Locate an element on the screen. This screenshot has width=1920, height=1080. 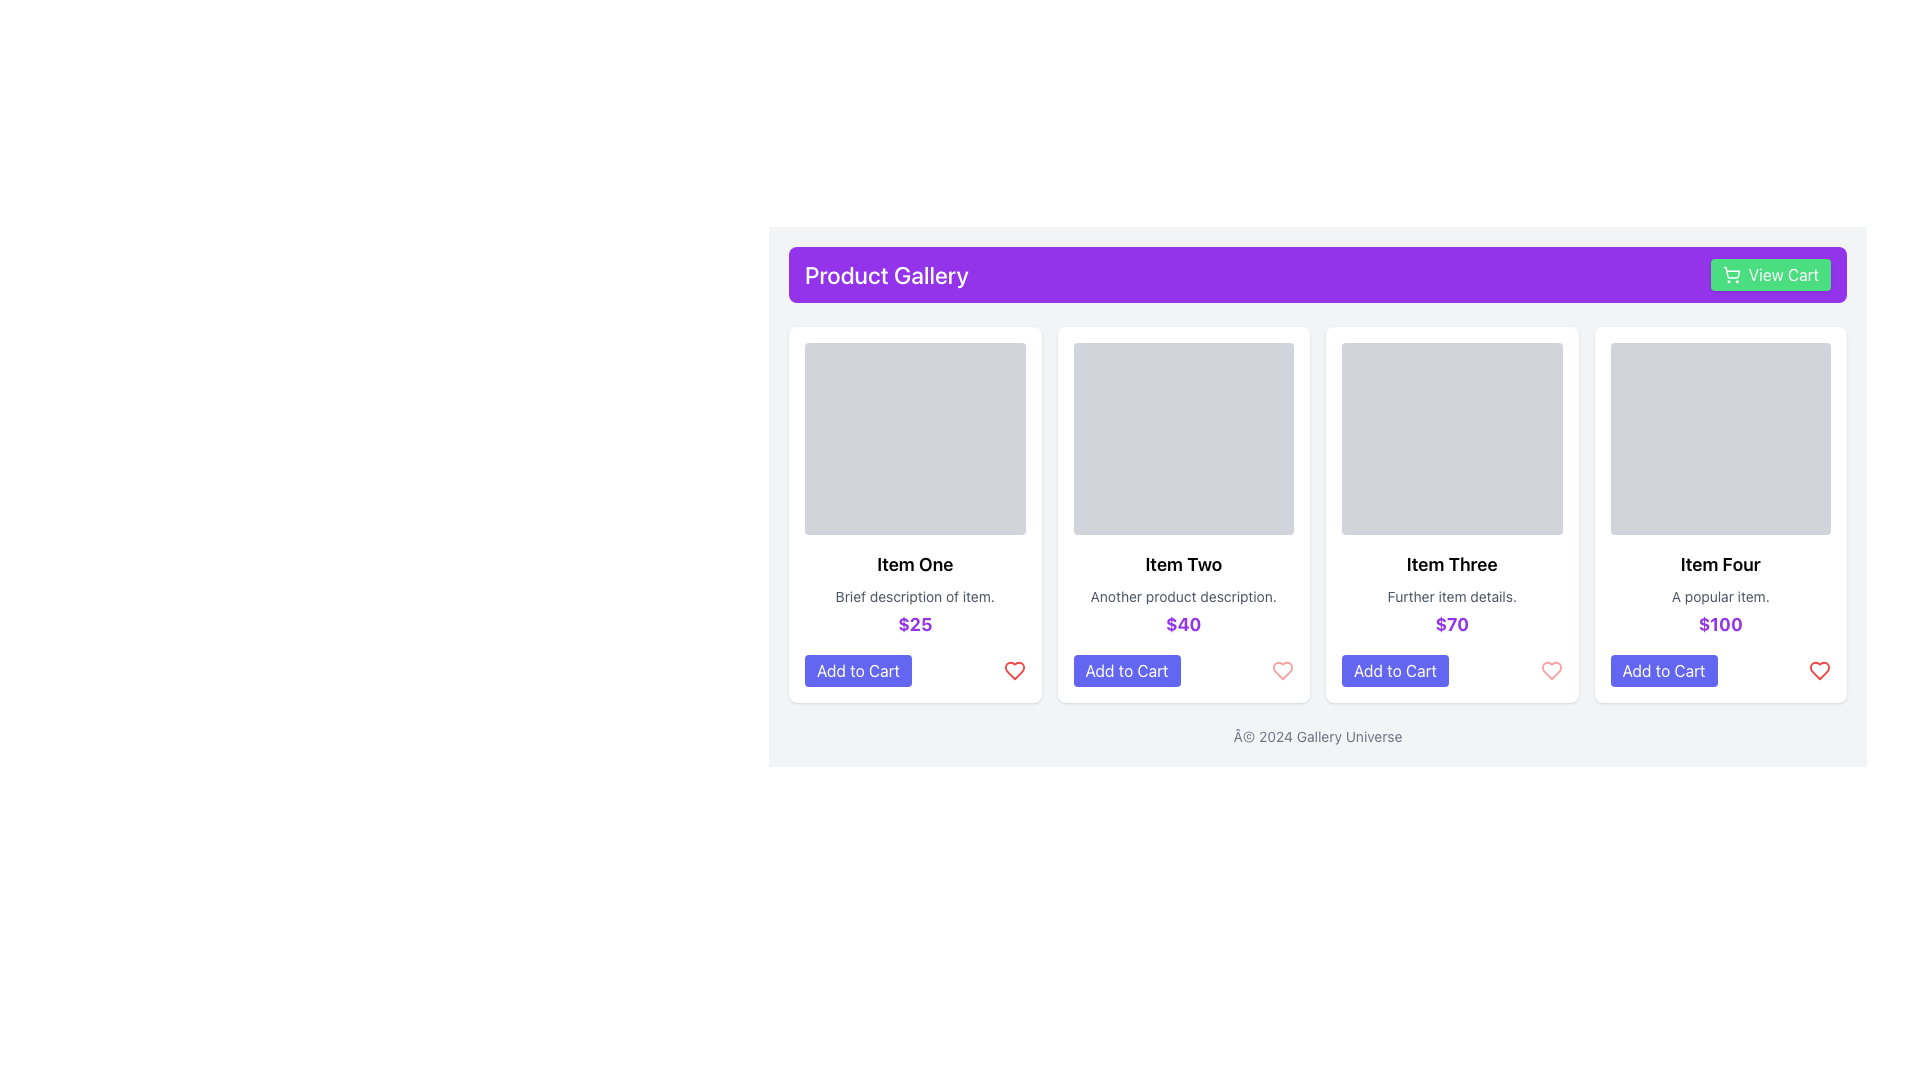
the price label displaying '$100' in the fourth product card titled 'Item Four', which is styled in bold purple and positioned above the 'Add to Cart' button is located at coordinates (1719, 623).